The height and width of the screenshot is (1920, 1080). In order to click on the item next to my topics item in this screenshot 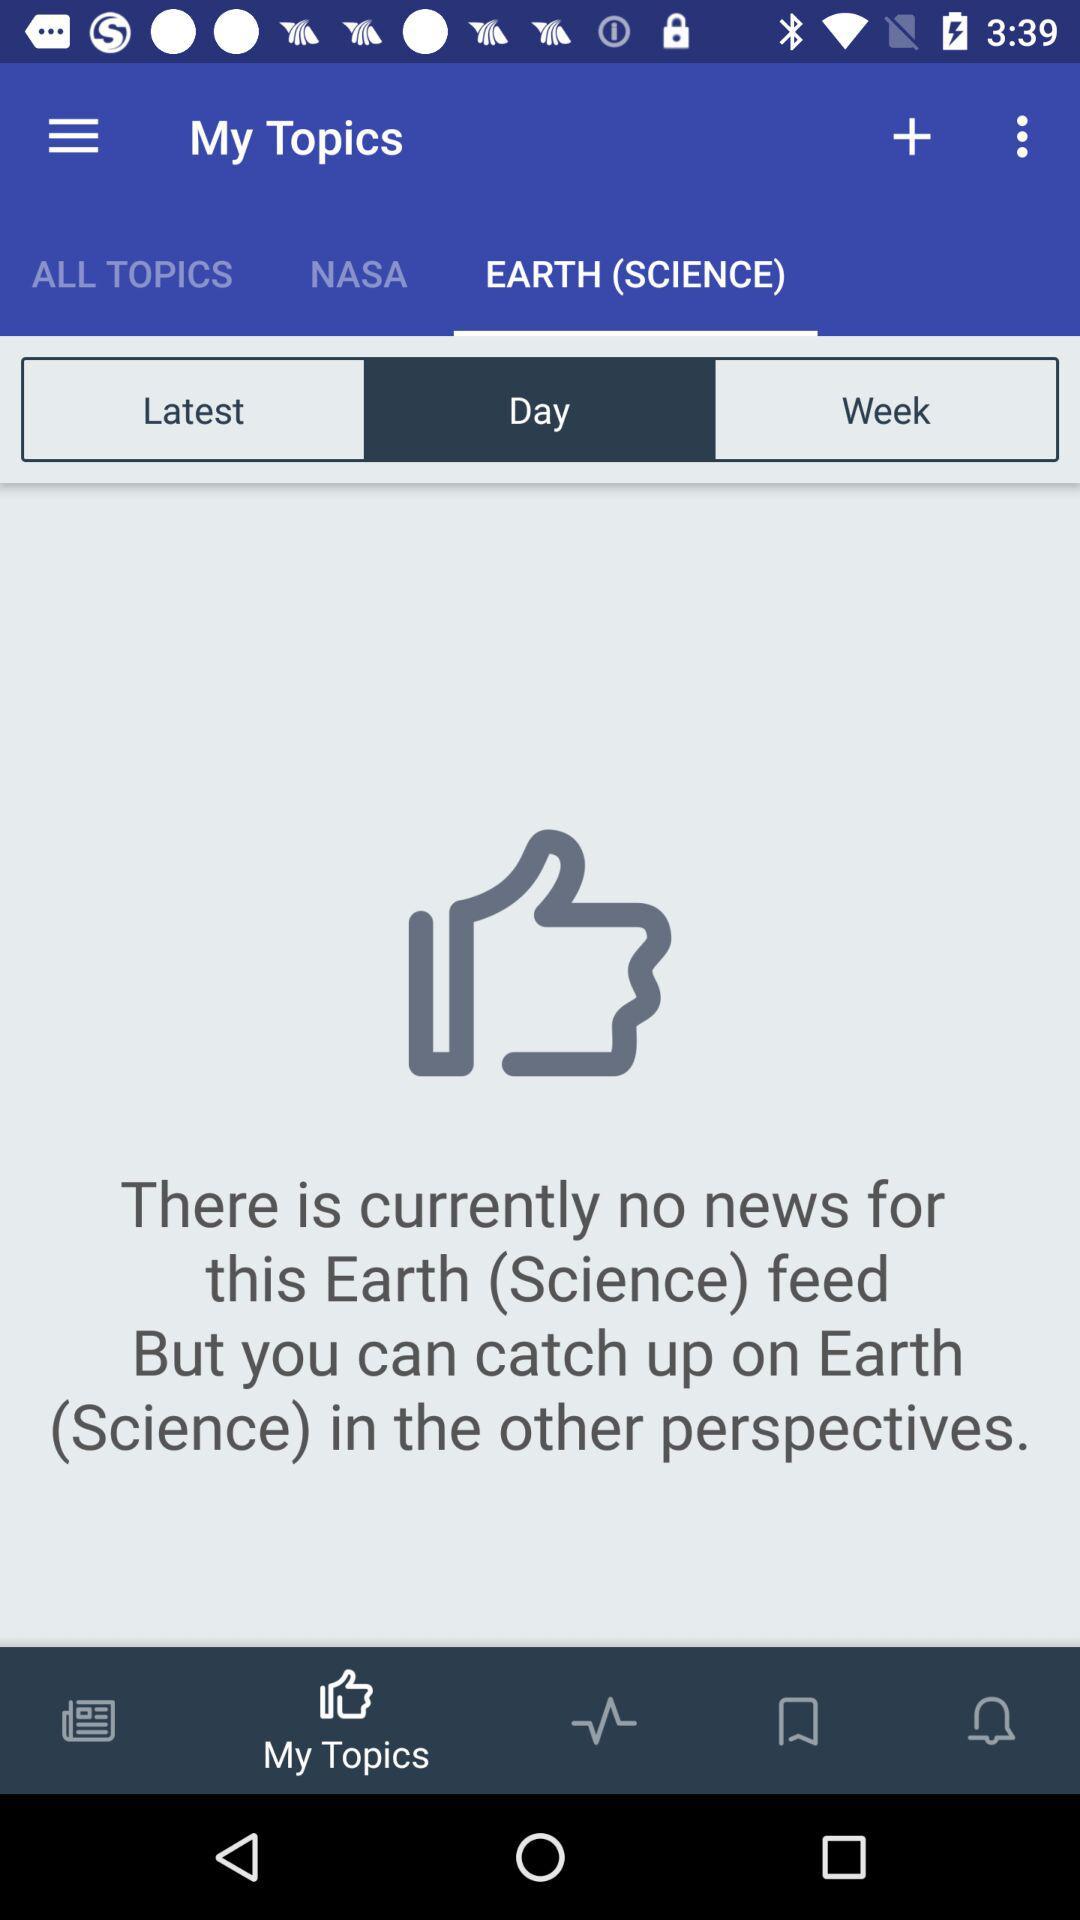, I will do `click(911, 135)`.